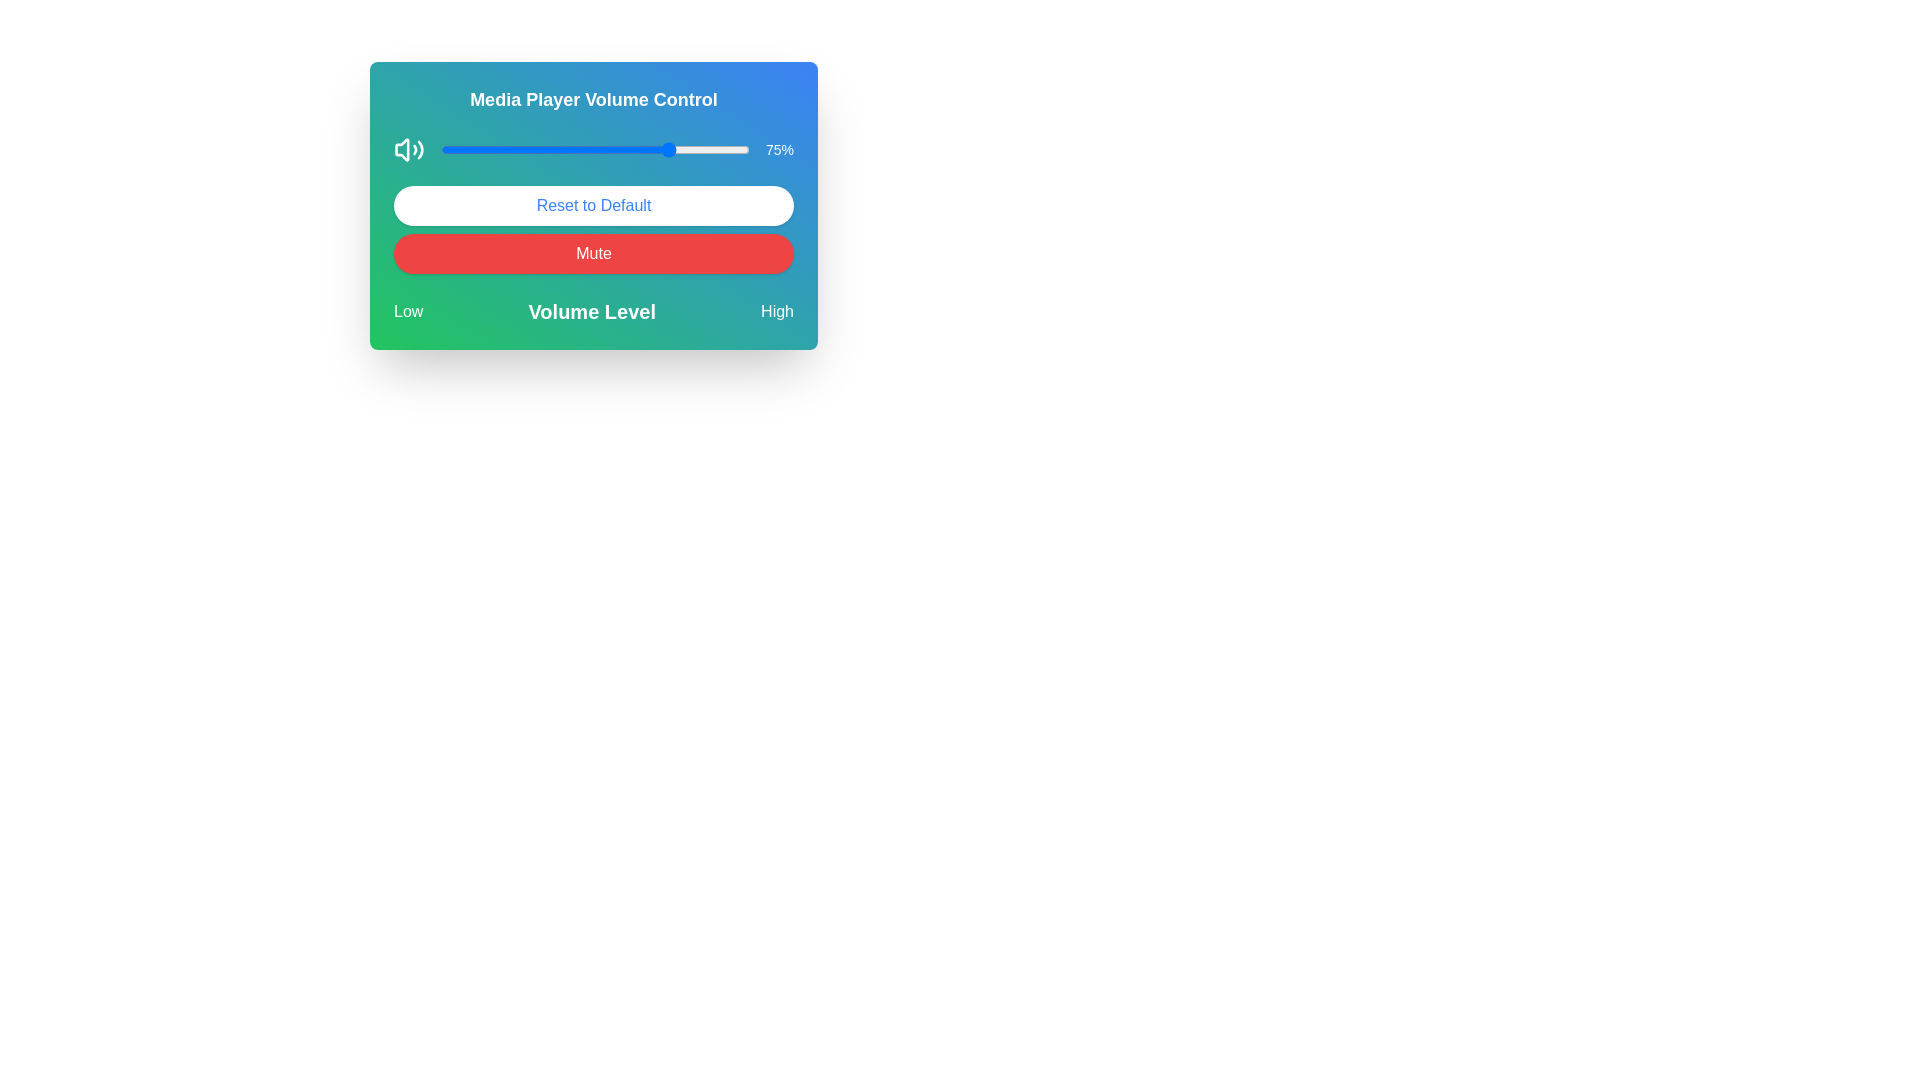 This screenshot has height=1080, width=1920. Describe the element at coordinates (407, 312) in the screenshot. I see `the 'Low' text label indicating the low end of the volume scale, which is located to the left of the 'Volume Level' text` at that location.